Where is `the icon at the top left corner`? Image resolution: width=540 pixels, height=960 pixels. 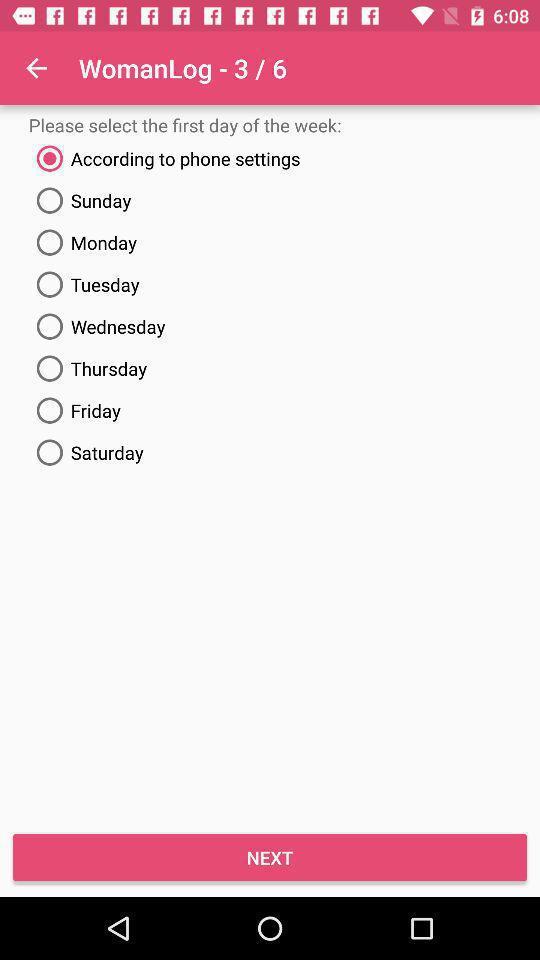
the icon at the top left corner is located at coordinates (36, 68).